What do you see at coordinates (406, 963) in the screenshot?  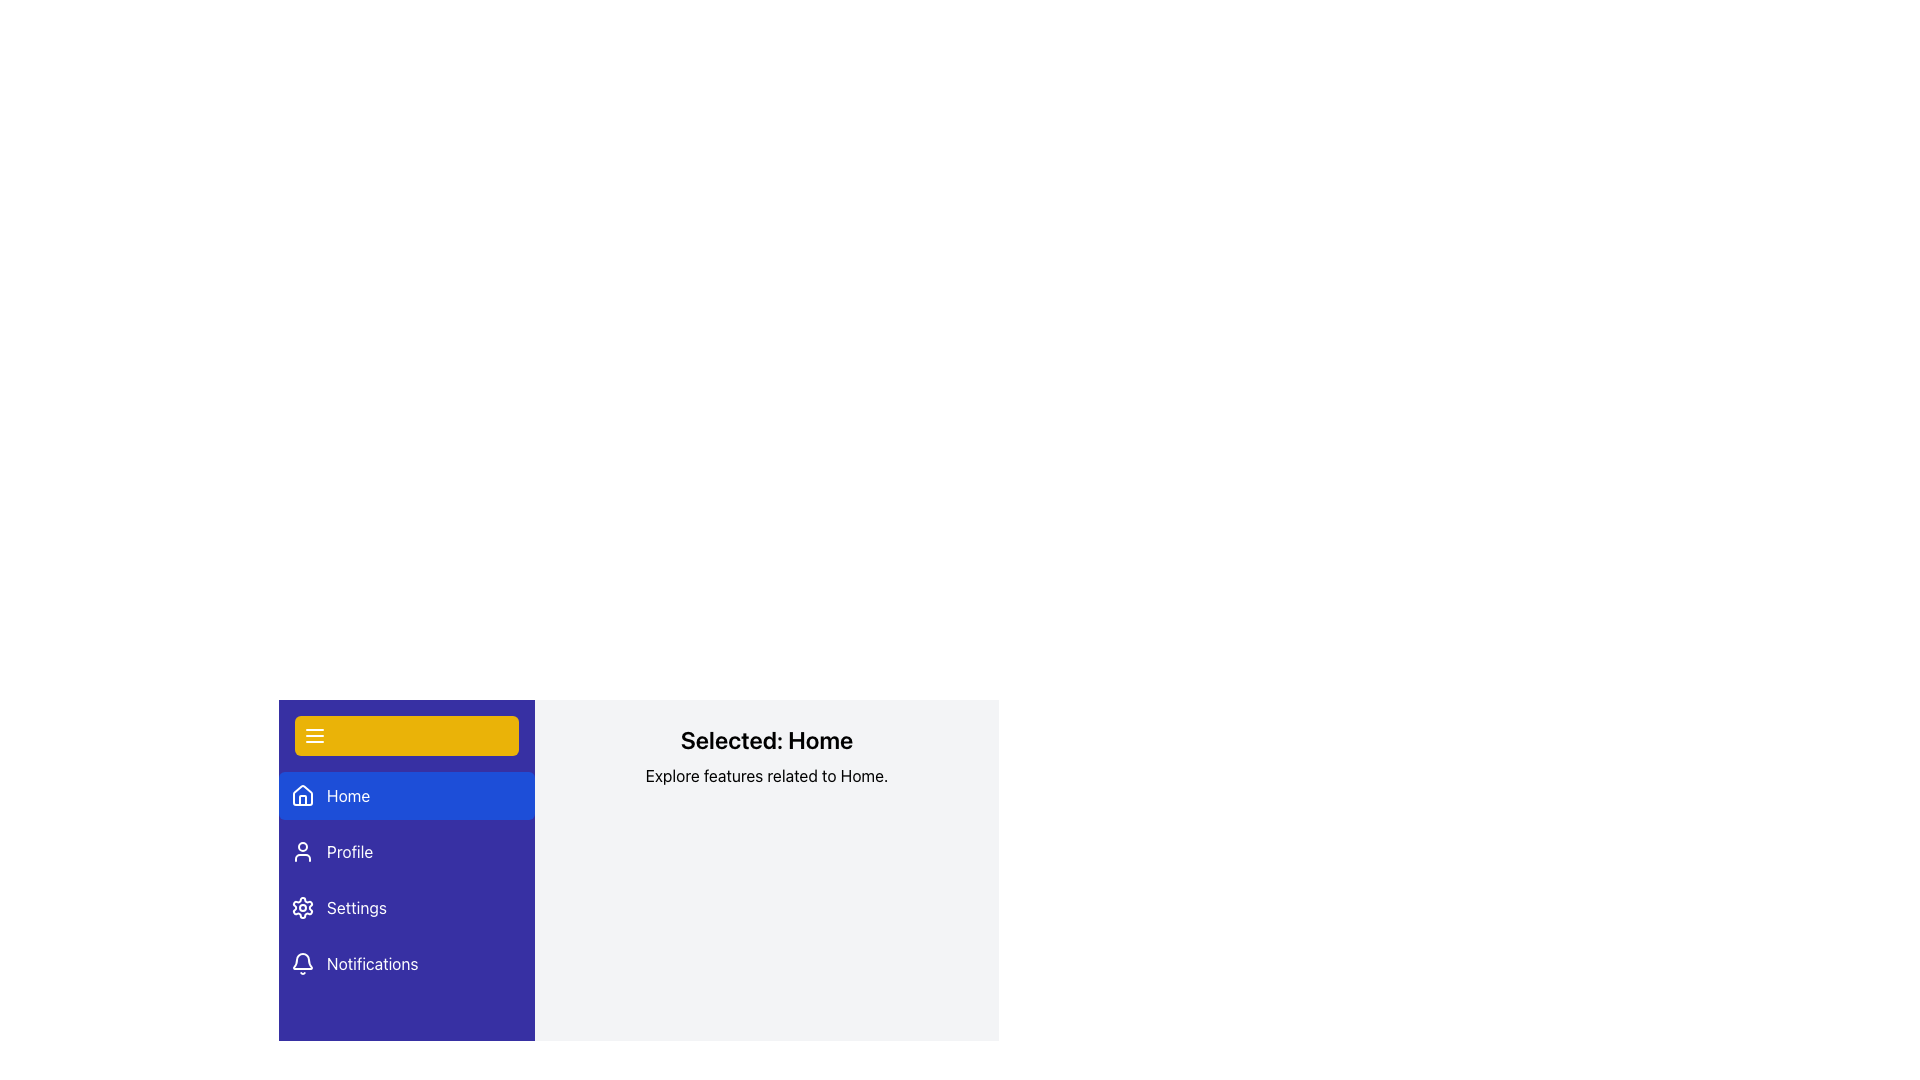 I see `the fourth item in the vertical navigation menu, located below the 'Settings' menu item` at bounding box center [406, 963].